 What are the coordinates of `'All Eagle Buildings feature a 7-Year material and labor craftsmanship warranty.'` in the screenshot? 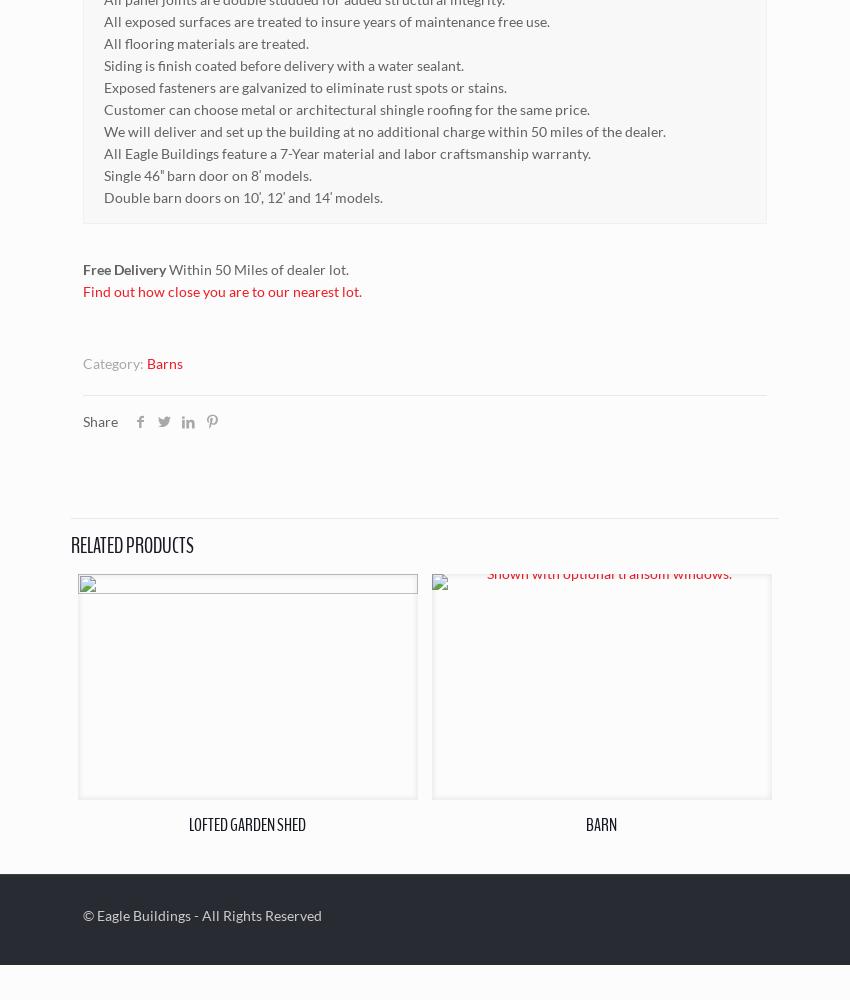 It's located at (346, 152).